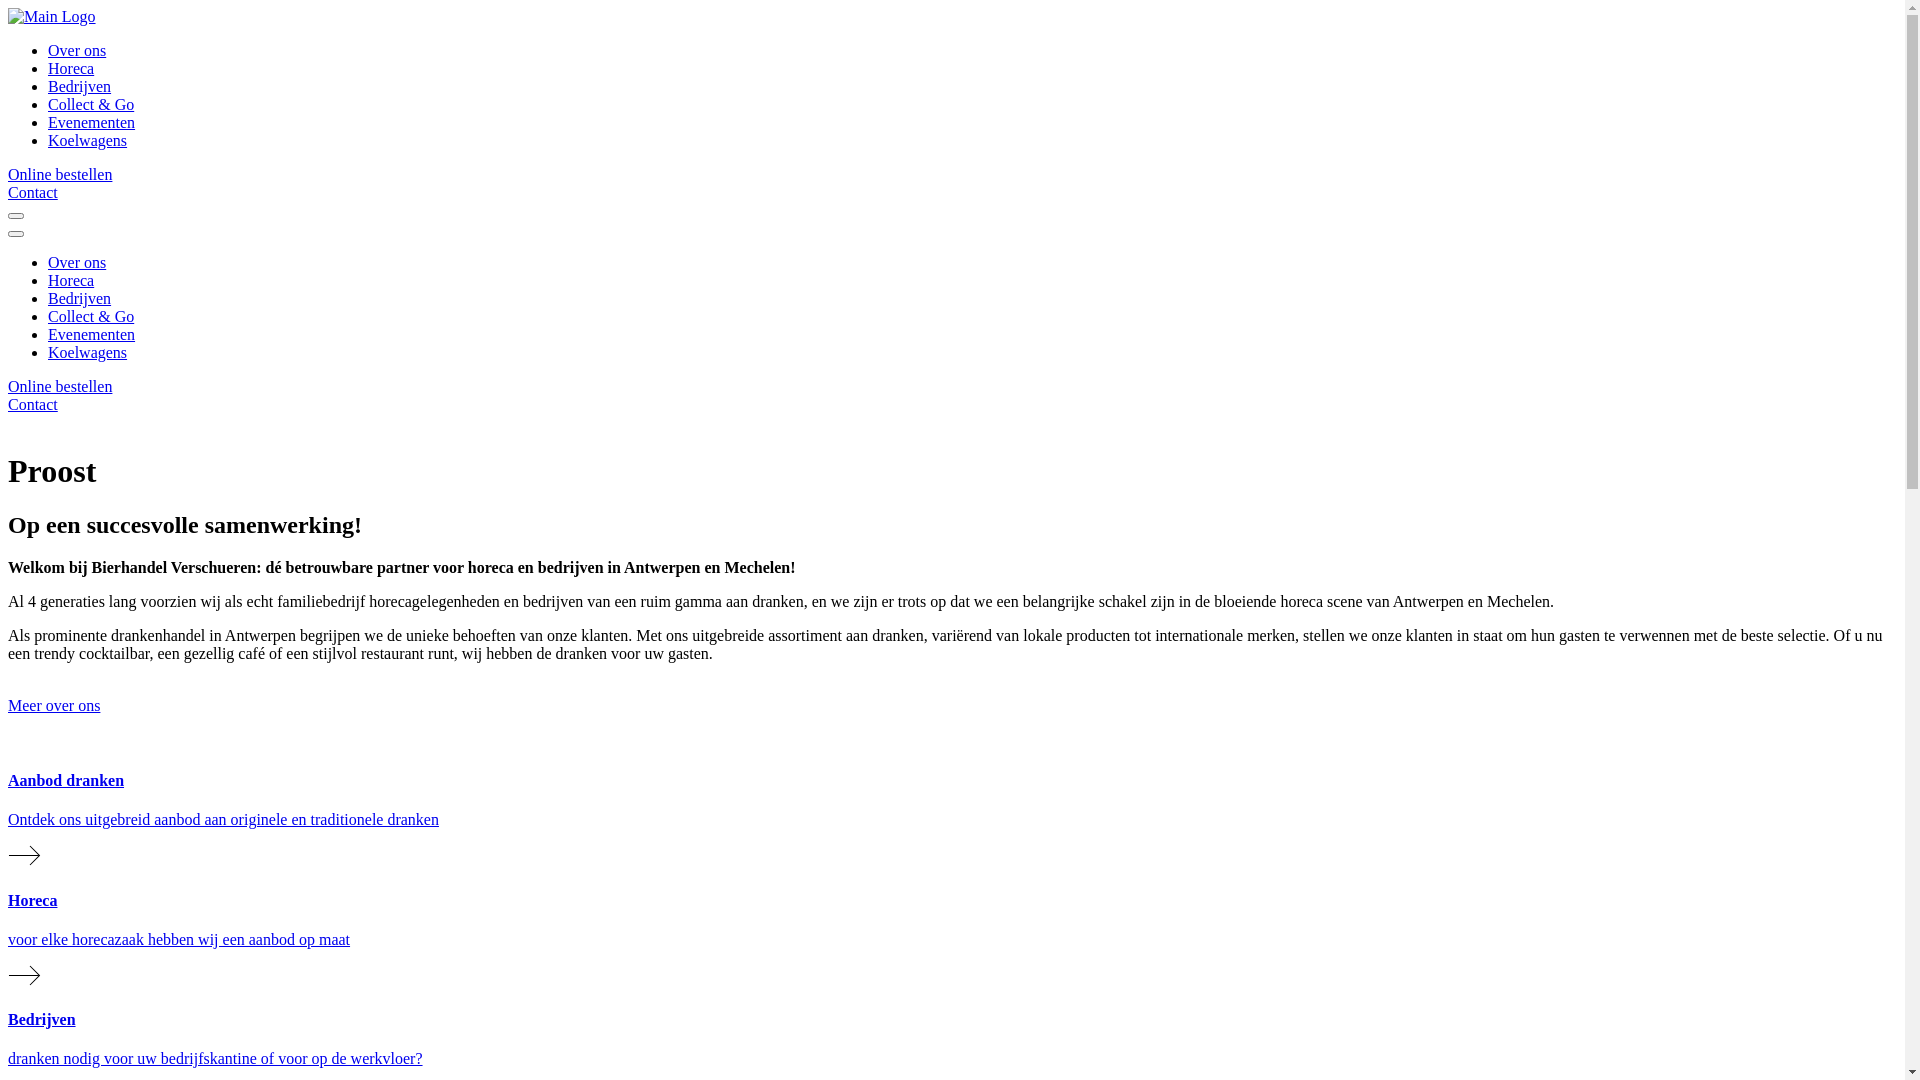  Describe the element at coordinates (90, 104) in the screenshot. I see `'Collect & Go'` at that location.